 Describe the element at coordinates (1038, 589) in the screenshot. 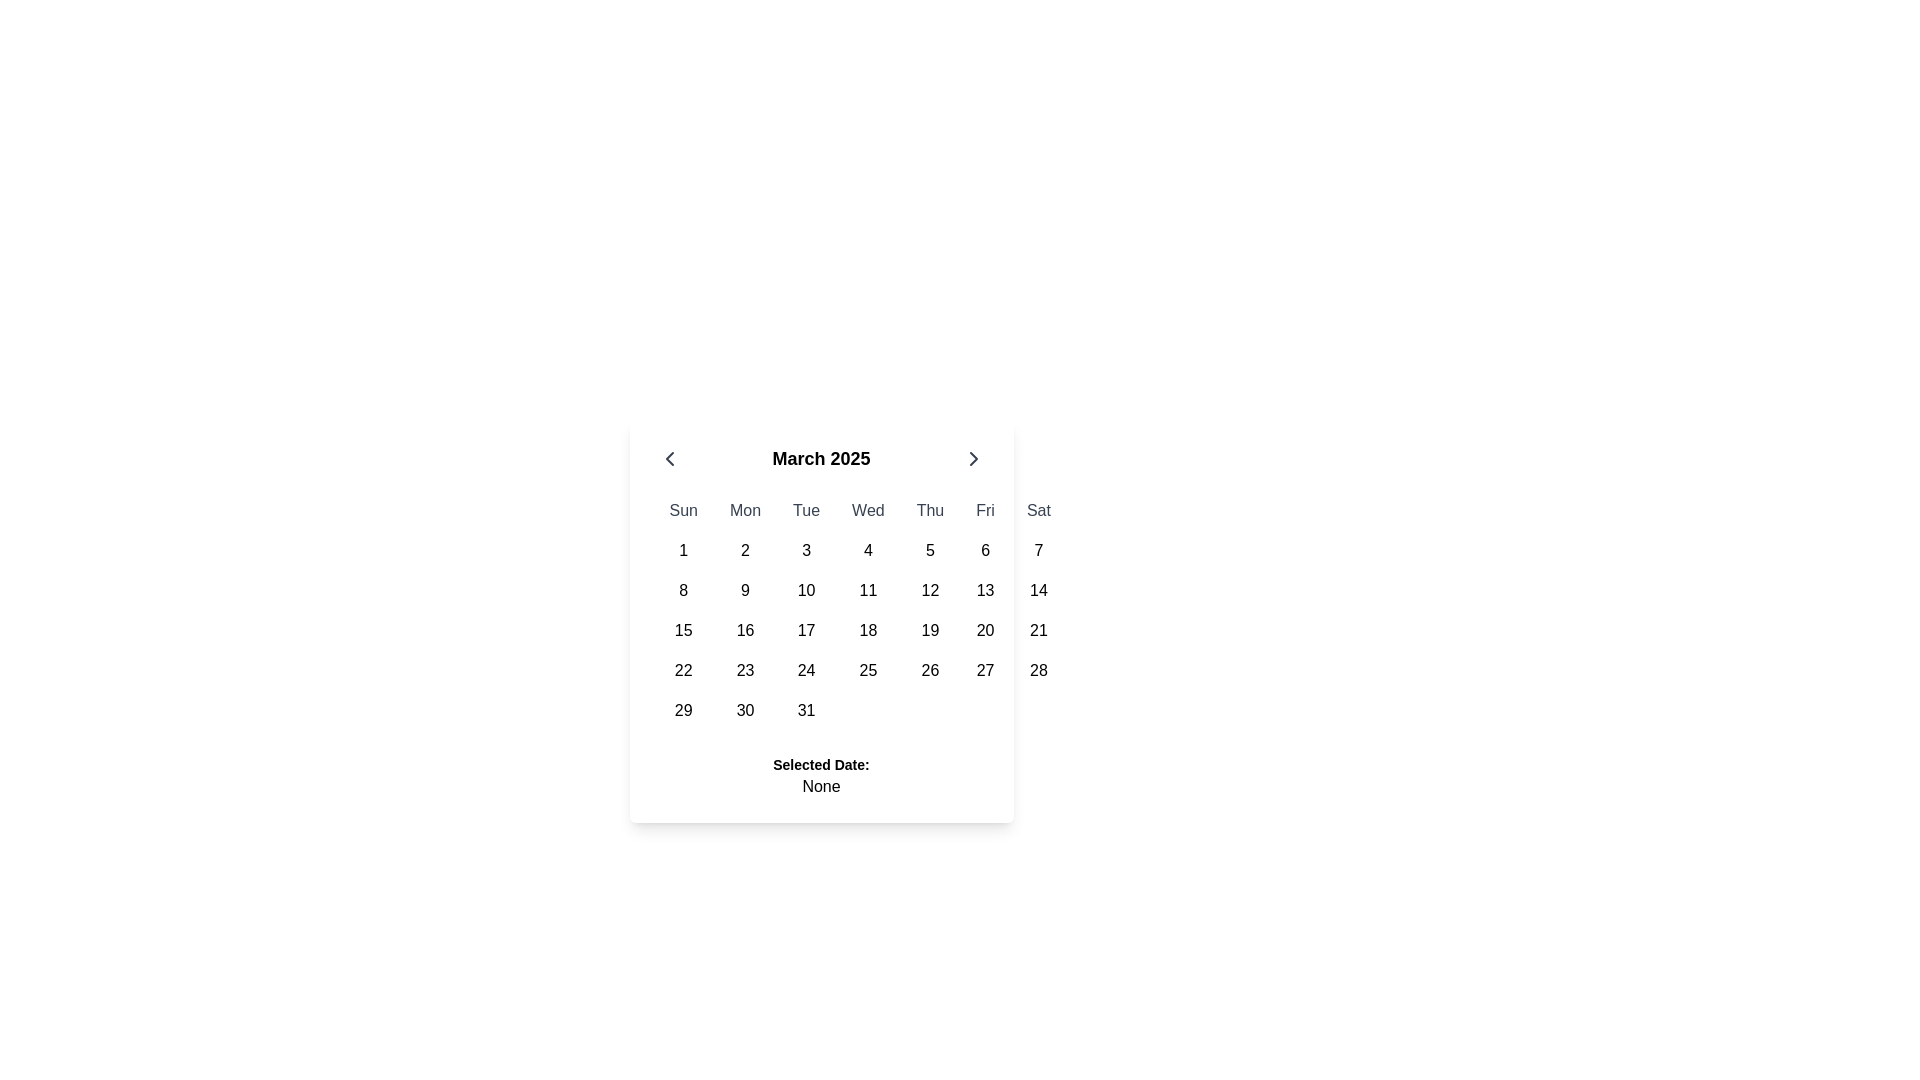

I see `the static text element displaying the number '14' in bold black font, which is the last day of the week (Saturday) in the calendar grid` at that location.